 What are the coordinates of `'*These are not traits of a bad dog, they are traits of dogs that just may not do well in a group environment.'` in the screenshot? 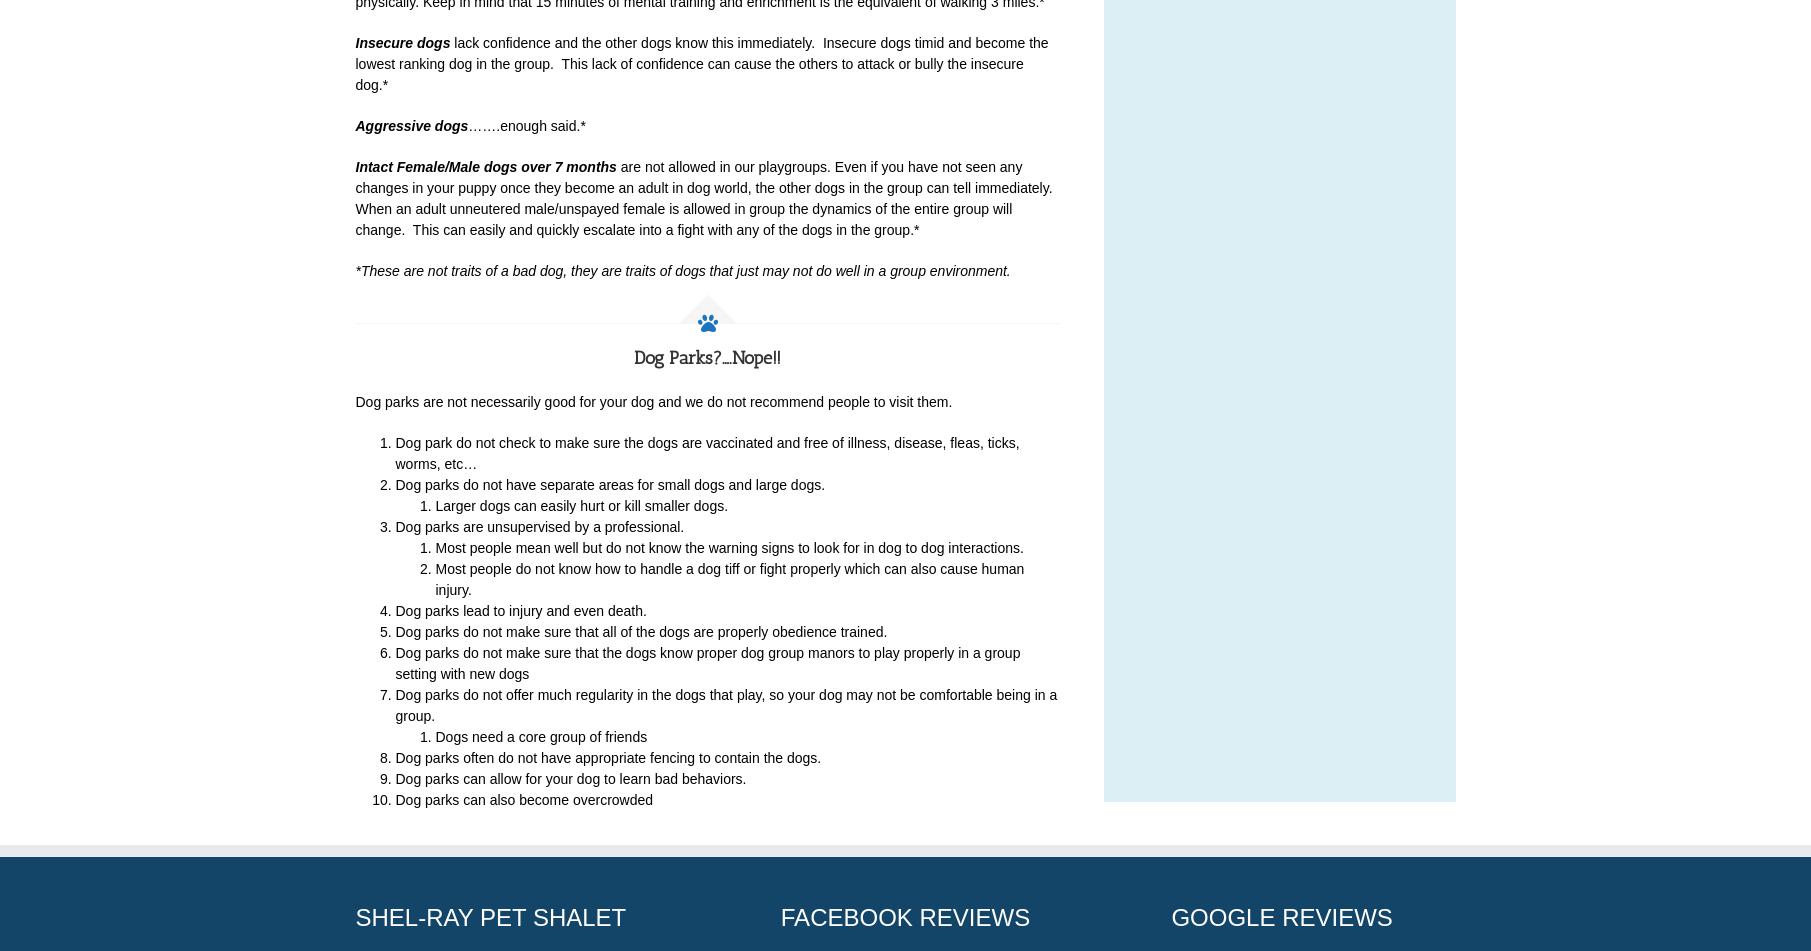 It's located at (682, 271).